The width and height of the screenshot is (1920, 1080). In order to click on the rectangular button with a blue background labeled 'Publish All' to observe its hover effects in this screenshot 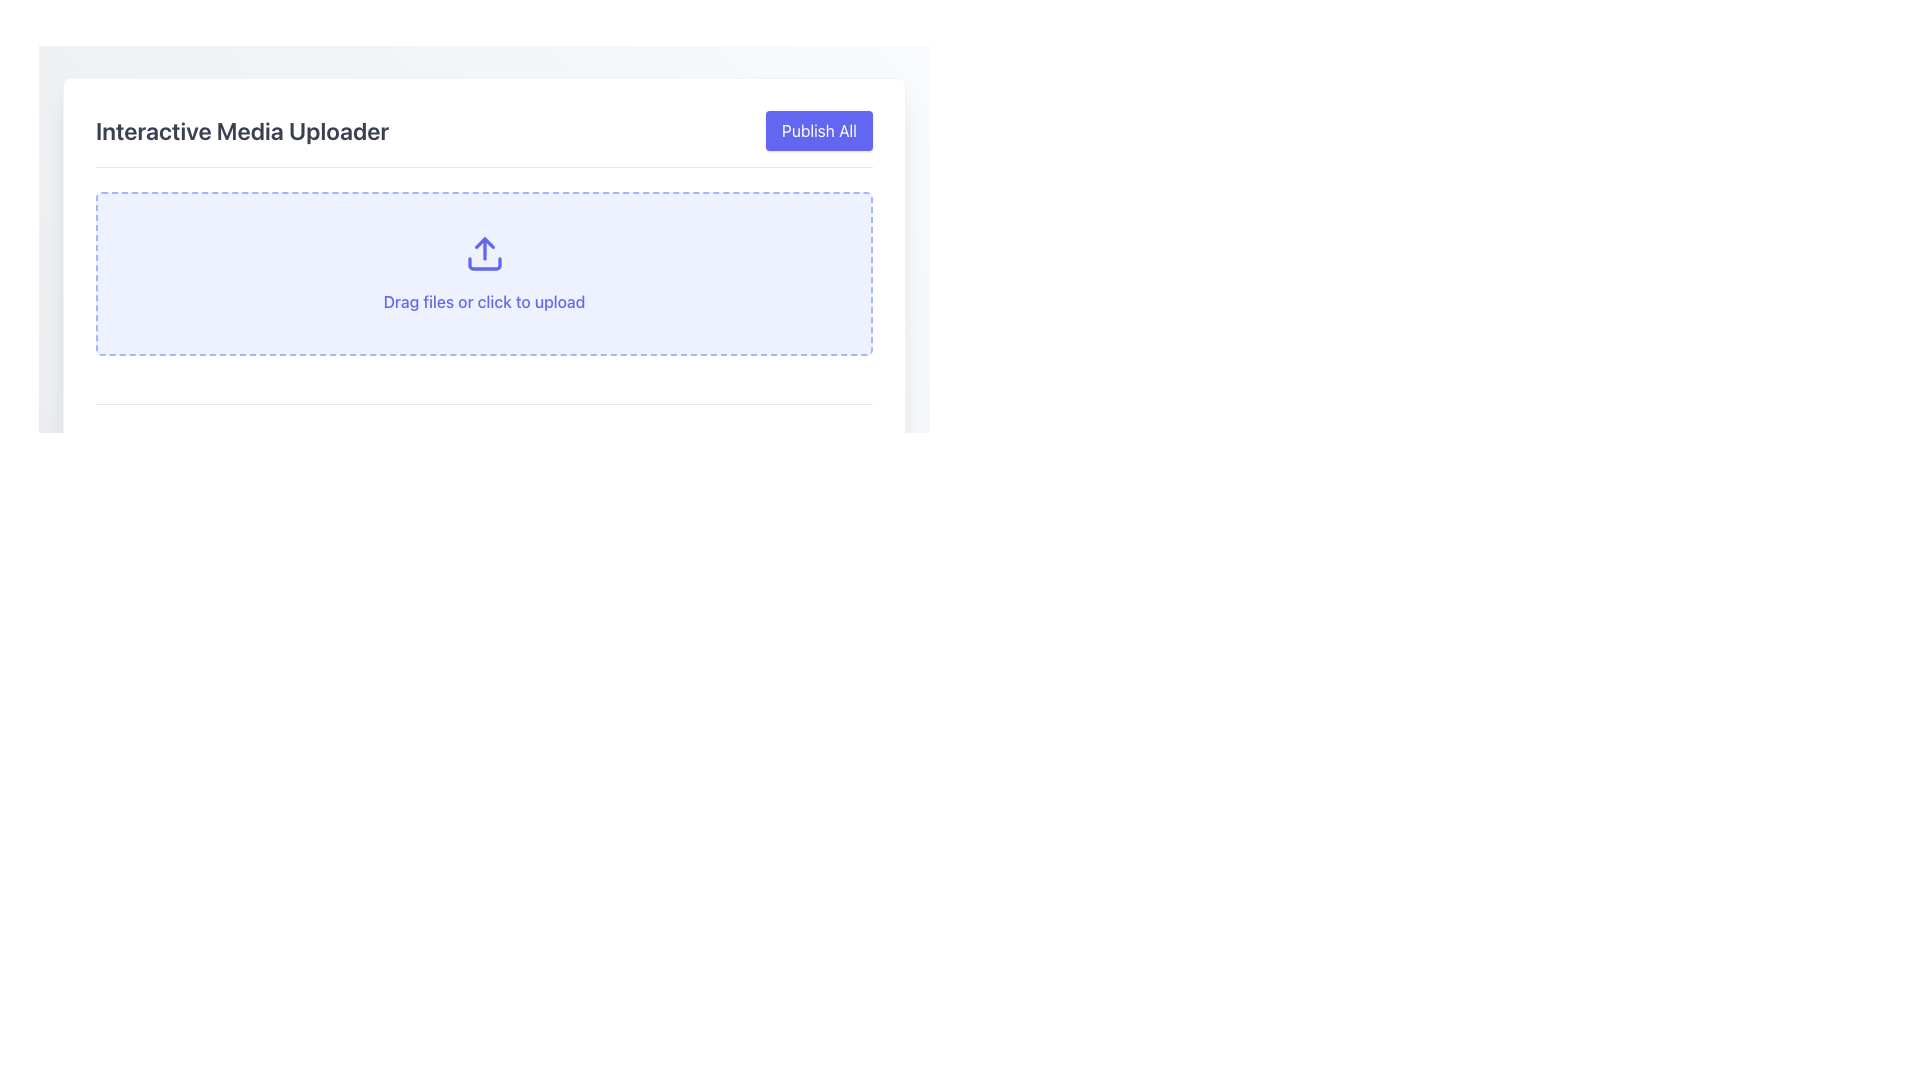, I will do `click(819, 131)`.